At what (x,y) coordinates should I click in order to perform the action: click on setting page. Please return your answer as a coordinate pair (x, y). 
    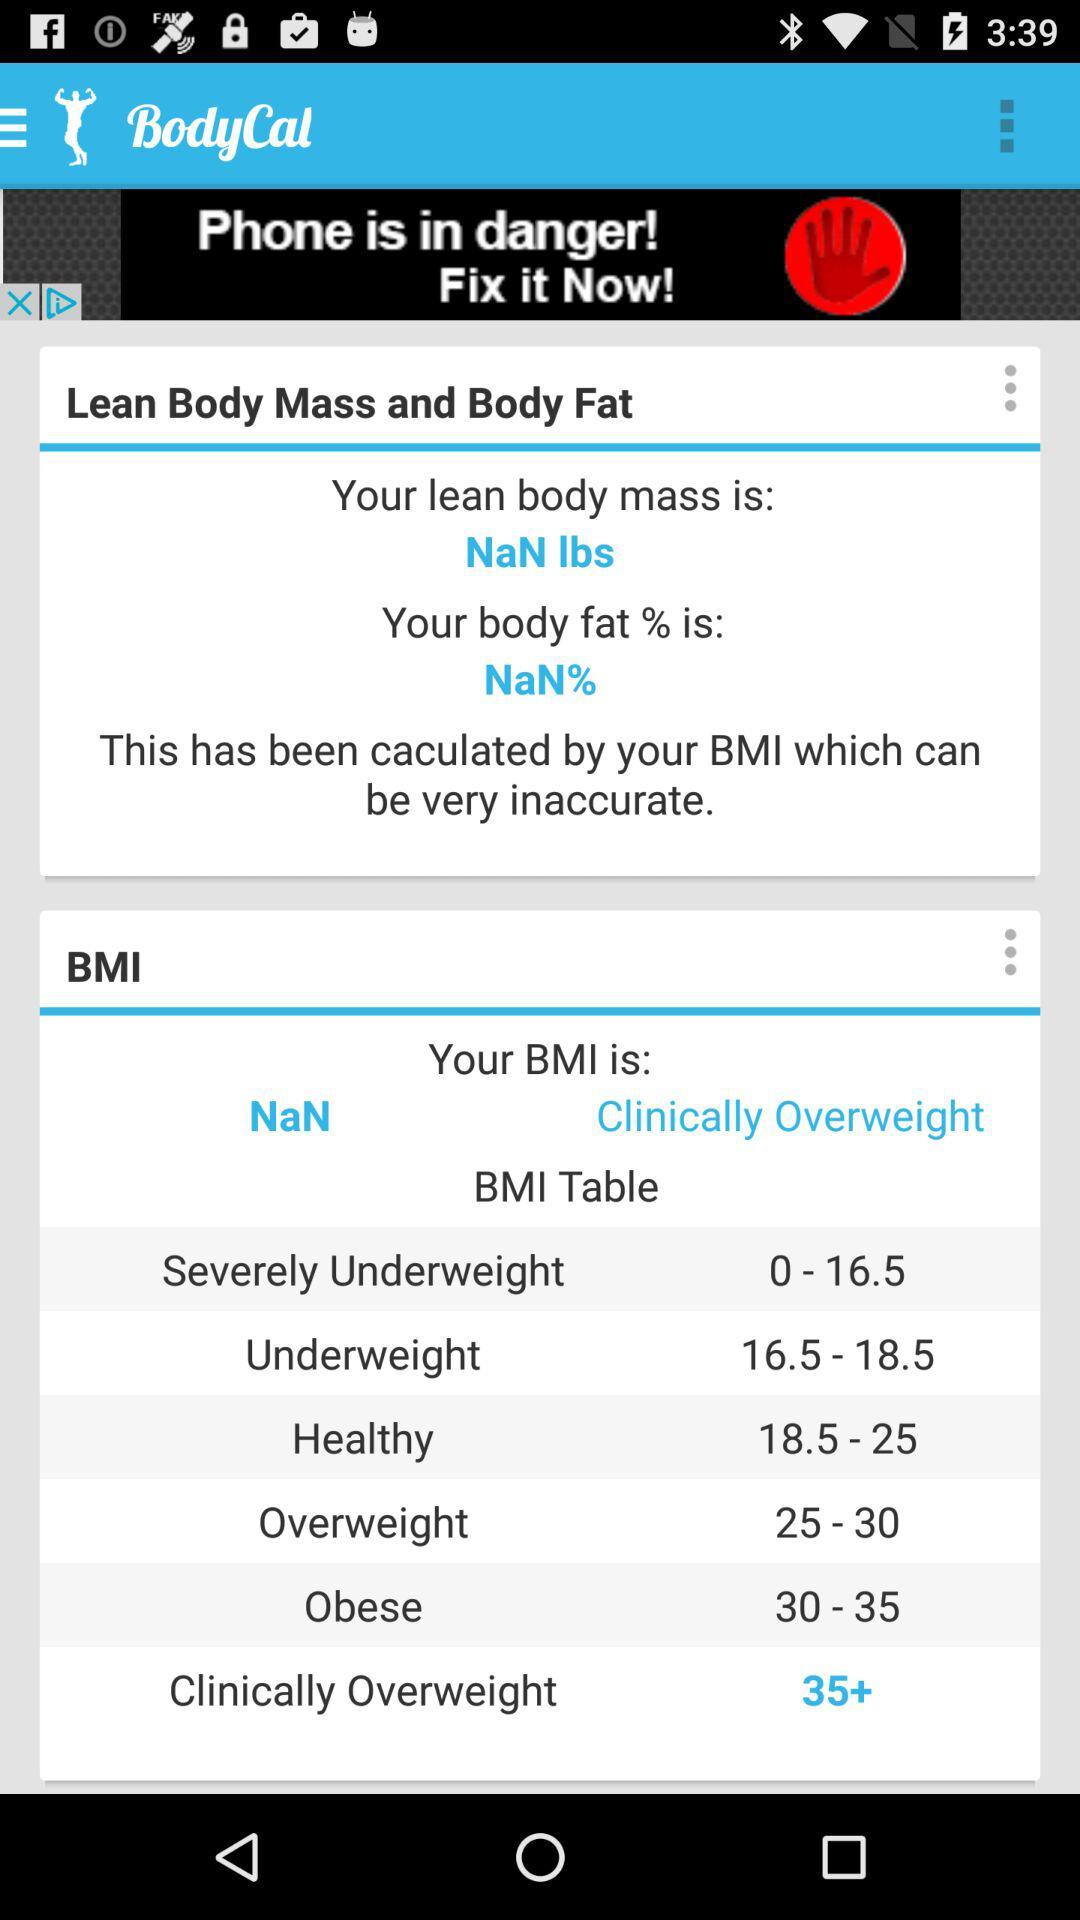
    Looking at the image, I should click on (990, 388).